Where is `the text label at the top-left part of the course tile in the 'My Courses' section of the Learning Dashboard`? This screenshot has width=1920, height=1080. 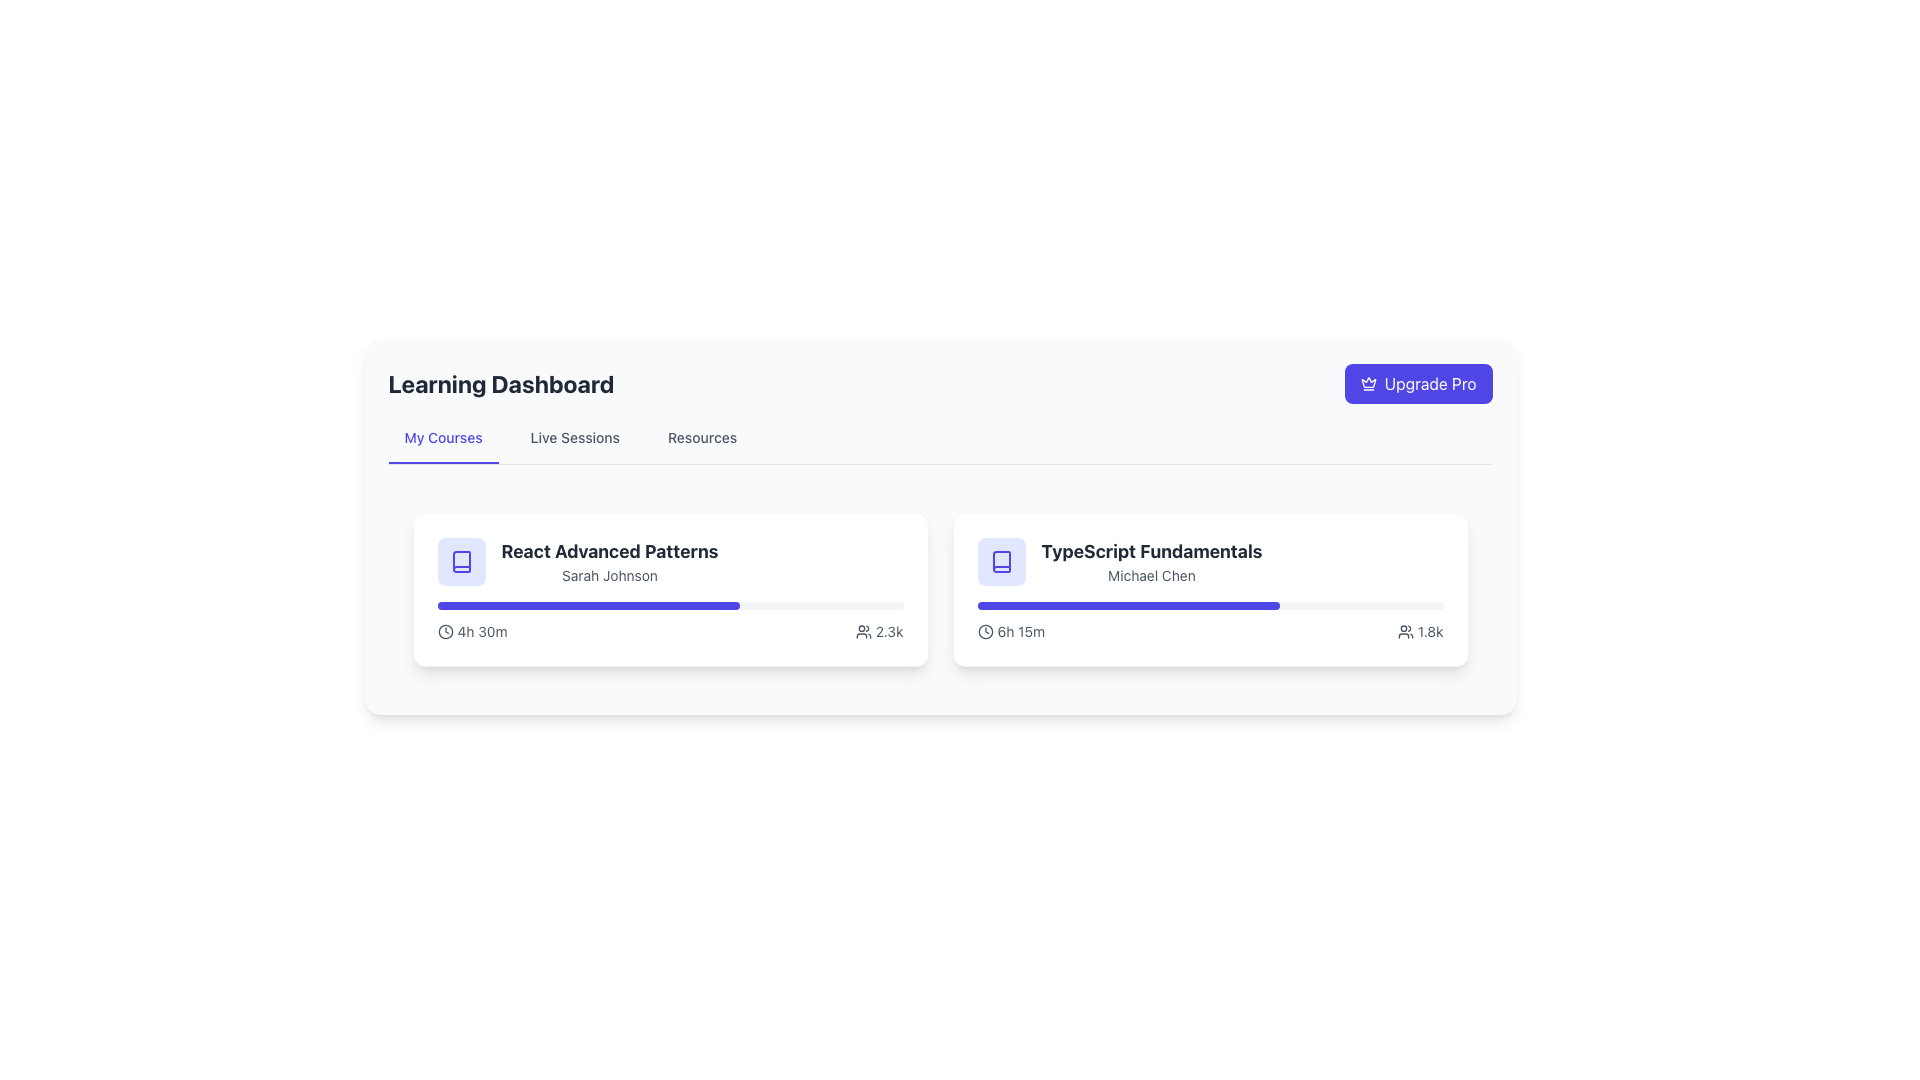 the text label at the top-left part of the course tile in the 'My Courses' section of the Learning Dashboard is located at coordinates (670, 562).